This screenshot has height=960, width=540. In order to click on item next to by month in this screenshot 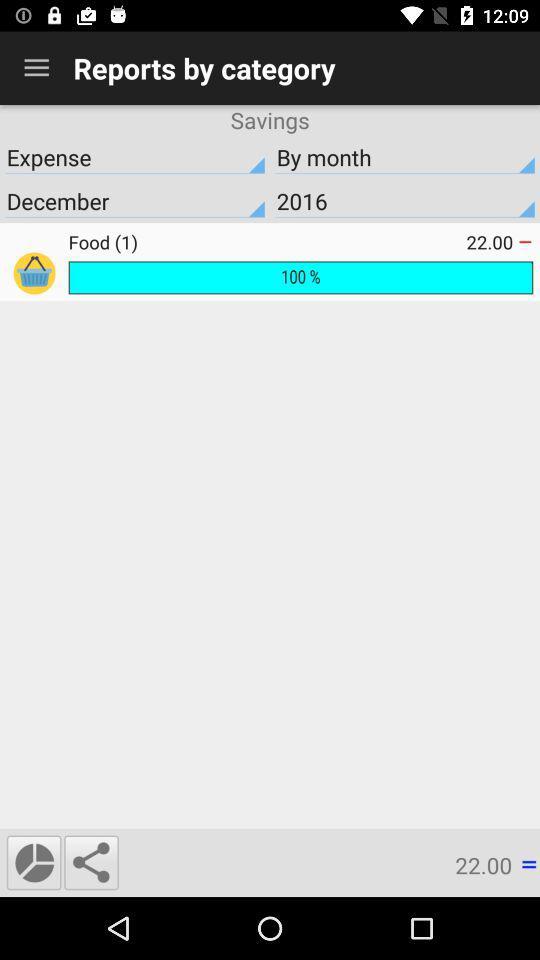, I will do `click(135, 156)`.